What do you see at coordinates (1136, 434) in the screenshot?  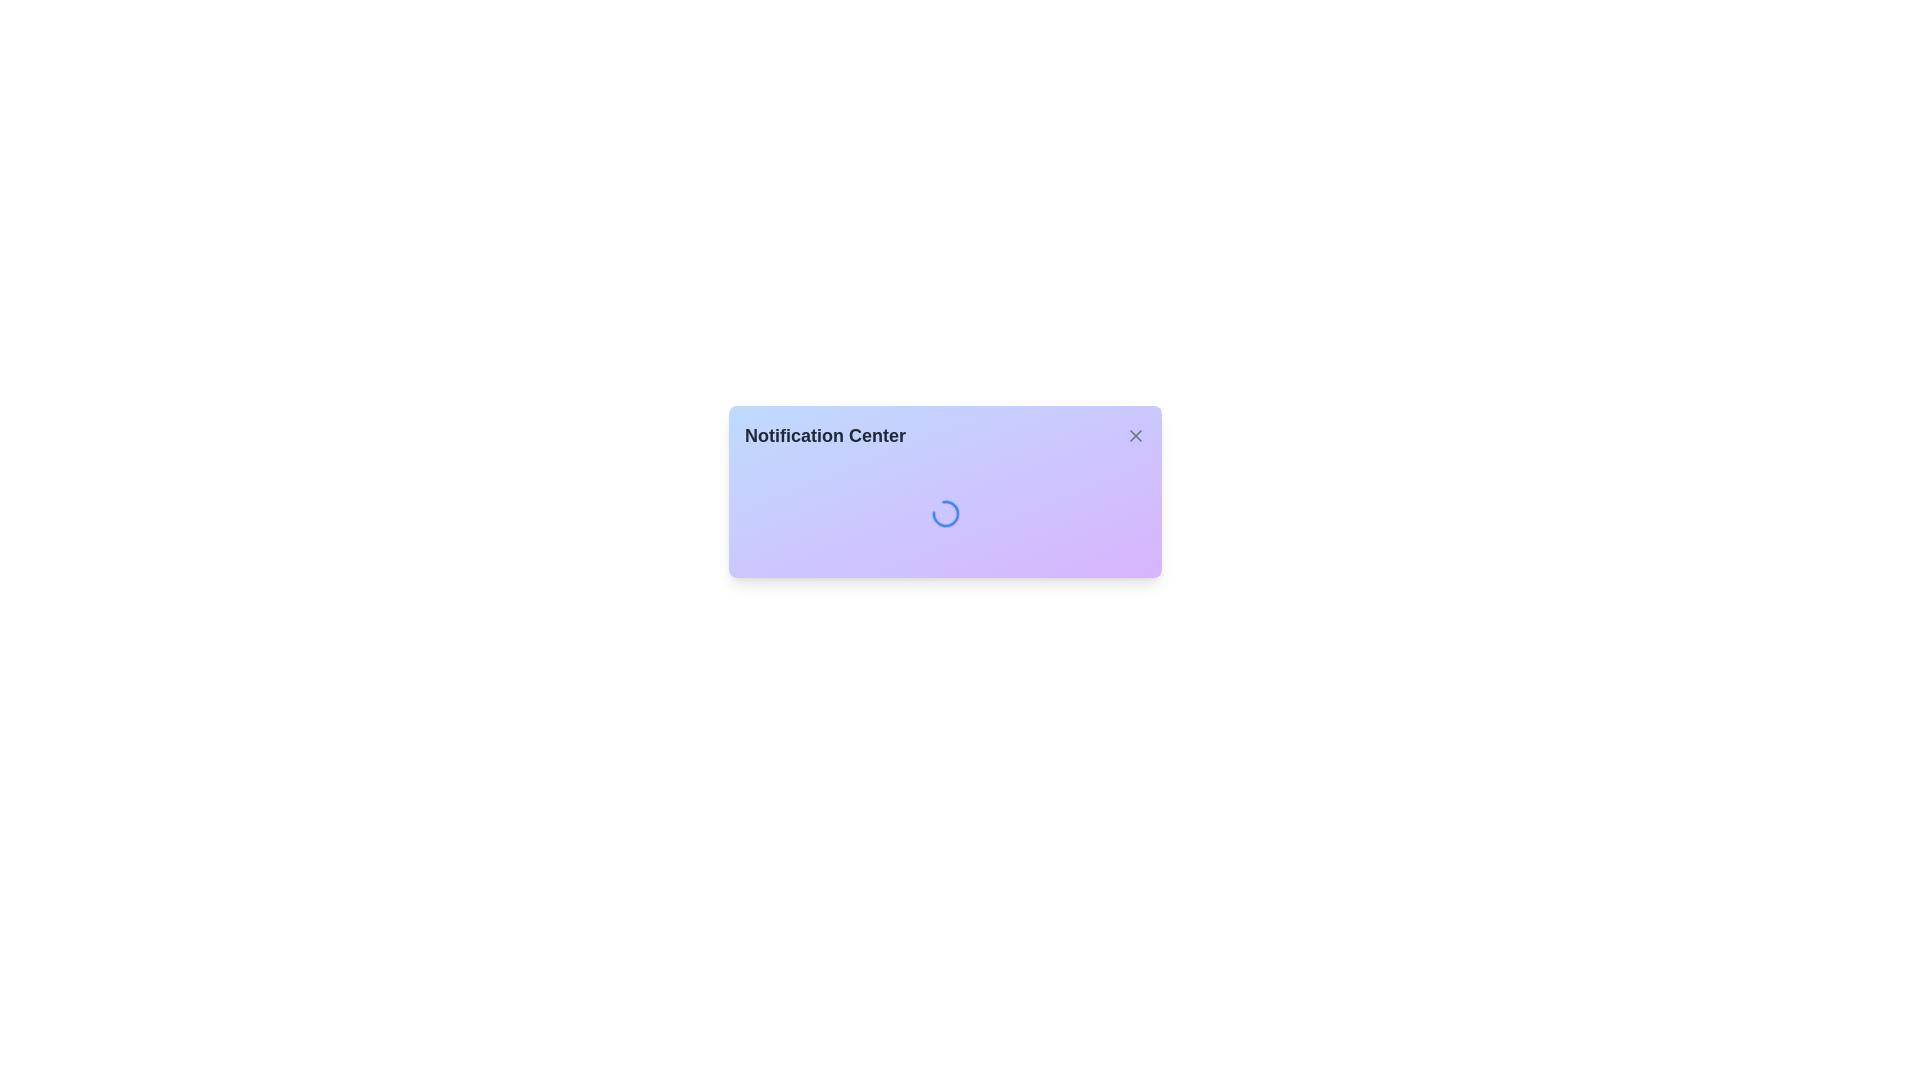 I see `the close button located in the top-right corner of the notification panel, adjacent to the 'Notification Center' title` at bounding box center [1136, 434].